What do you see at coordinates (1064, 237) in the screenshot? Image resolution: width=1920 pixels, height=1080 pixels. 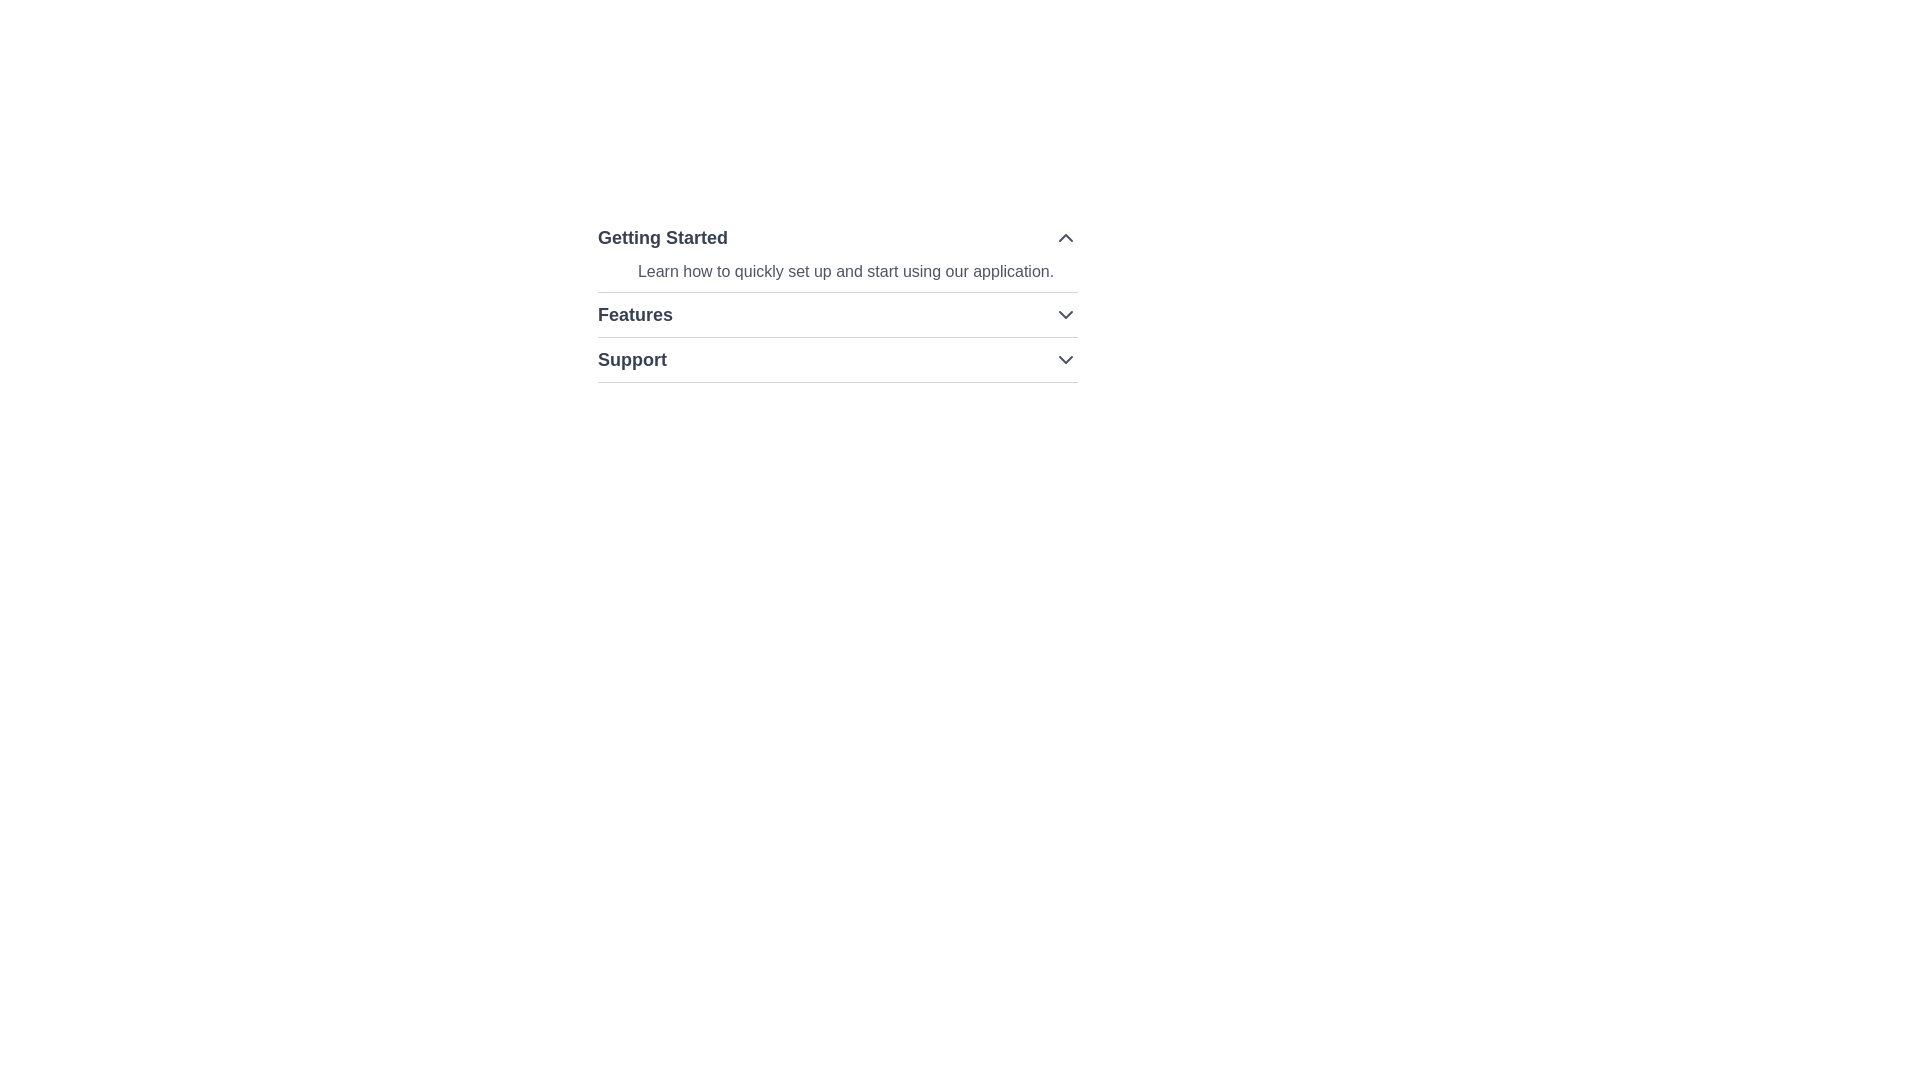 I see `the icon button located at the rightmost side of the 'Getting Started' header section` at bounding box center [1064, 237].